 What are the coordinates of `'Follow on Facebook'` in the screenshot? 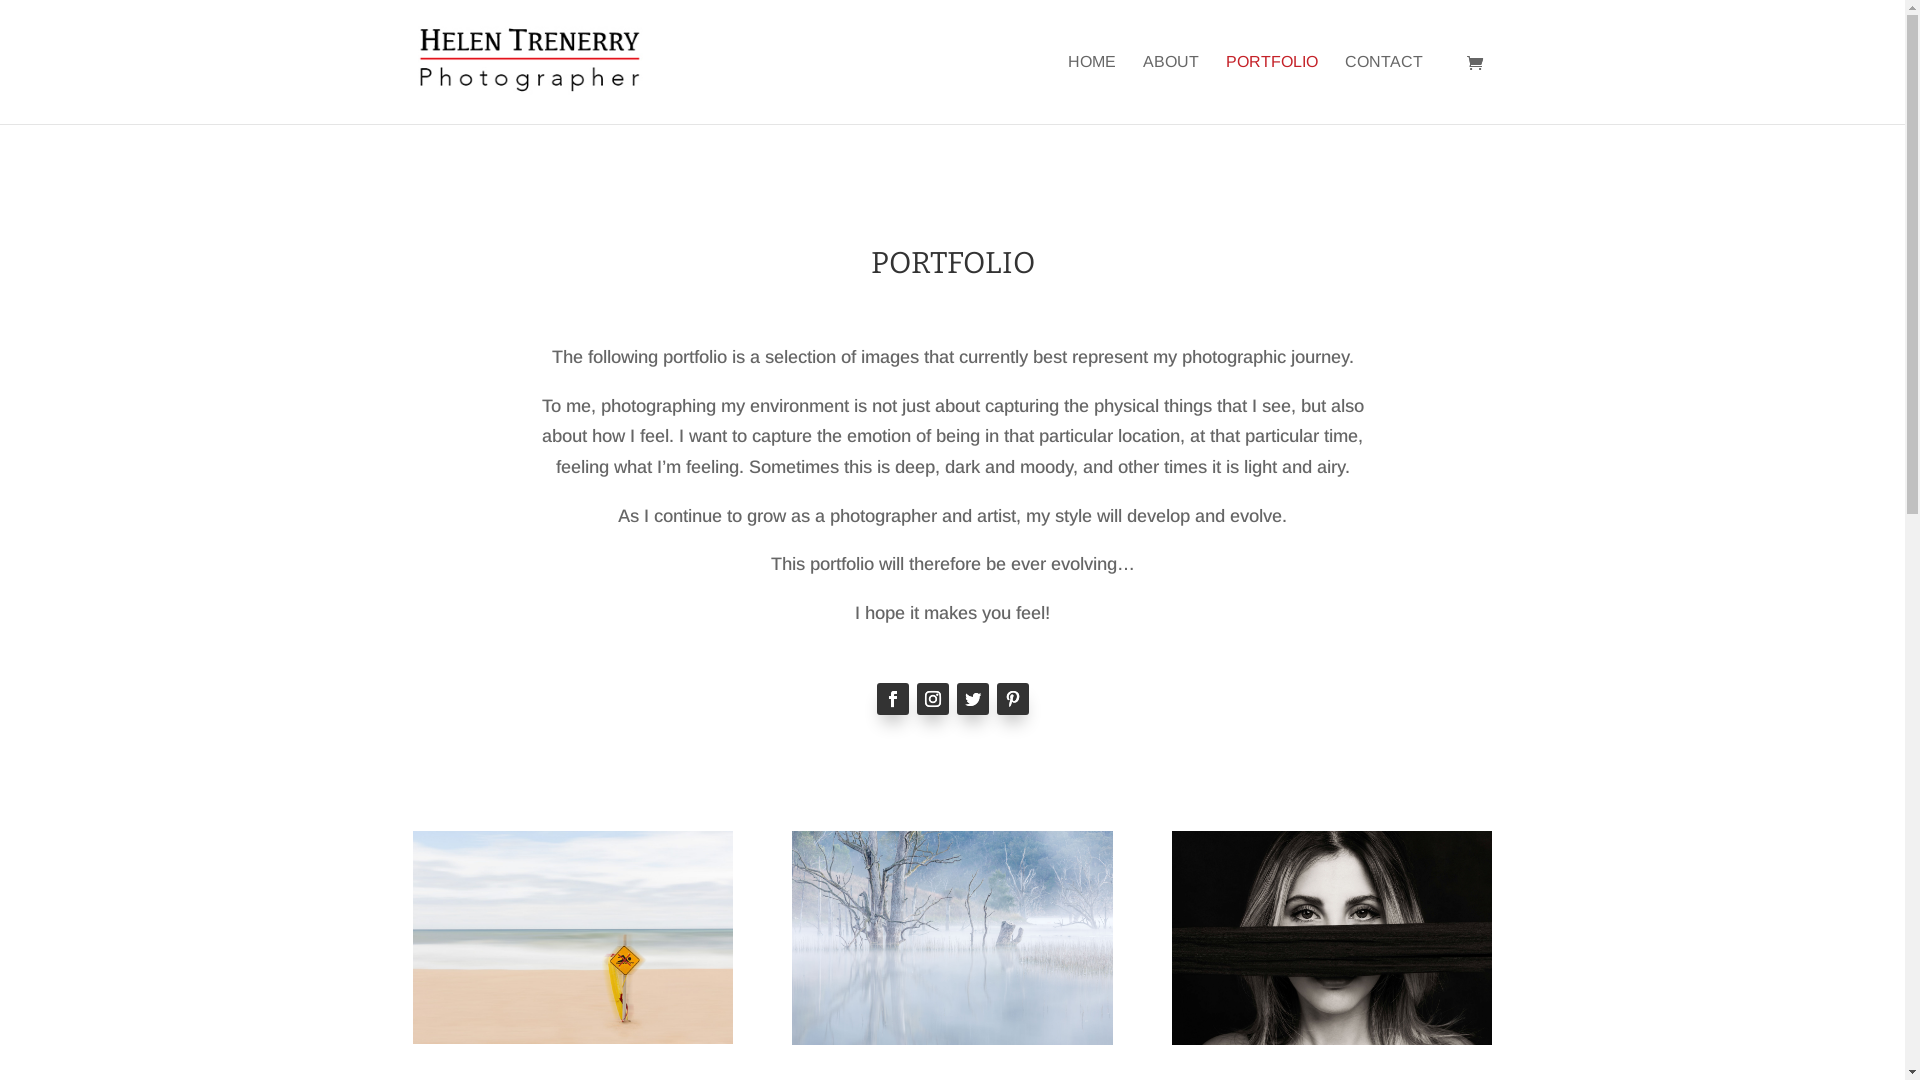 It's located at (891, 697).